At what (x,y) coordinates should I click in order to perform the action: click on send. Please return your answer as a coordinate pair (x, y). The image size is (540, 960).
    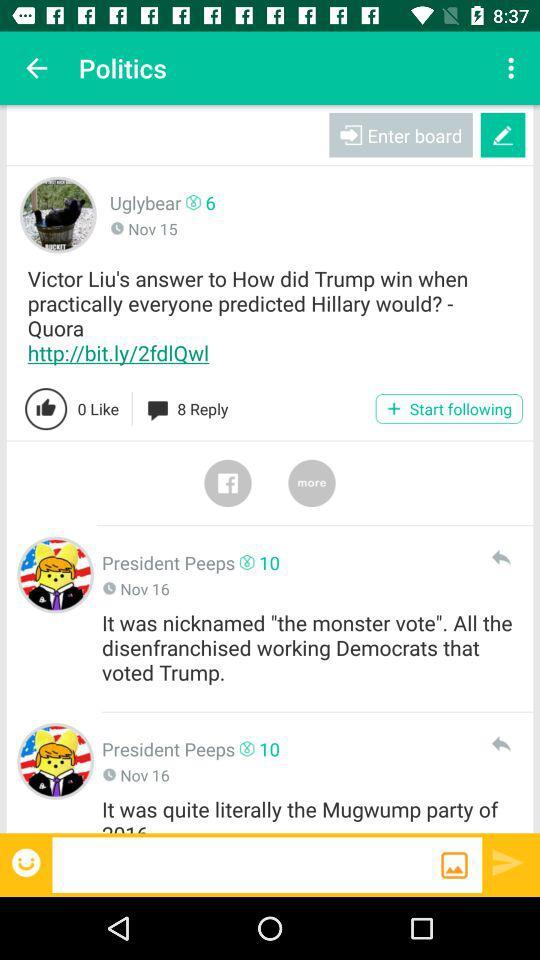
    Looking at the image, I should click on (499, 557).